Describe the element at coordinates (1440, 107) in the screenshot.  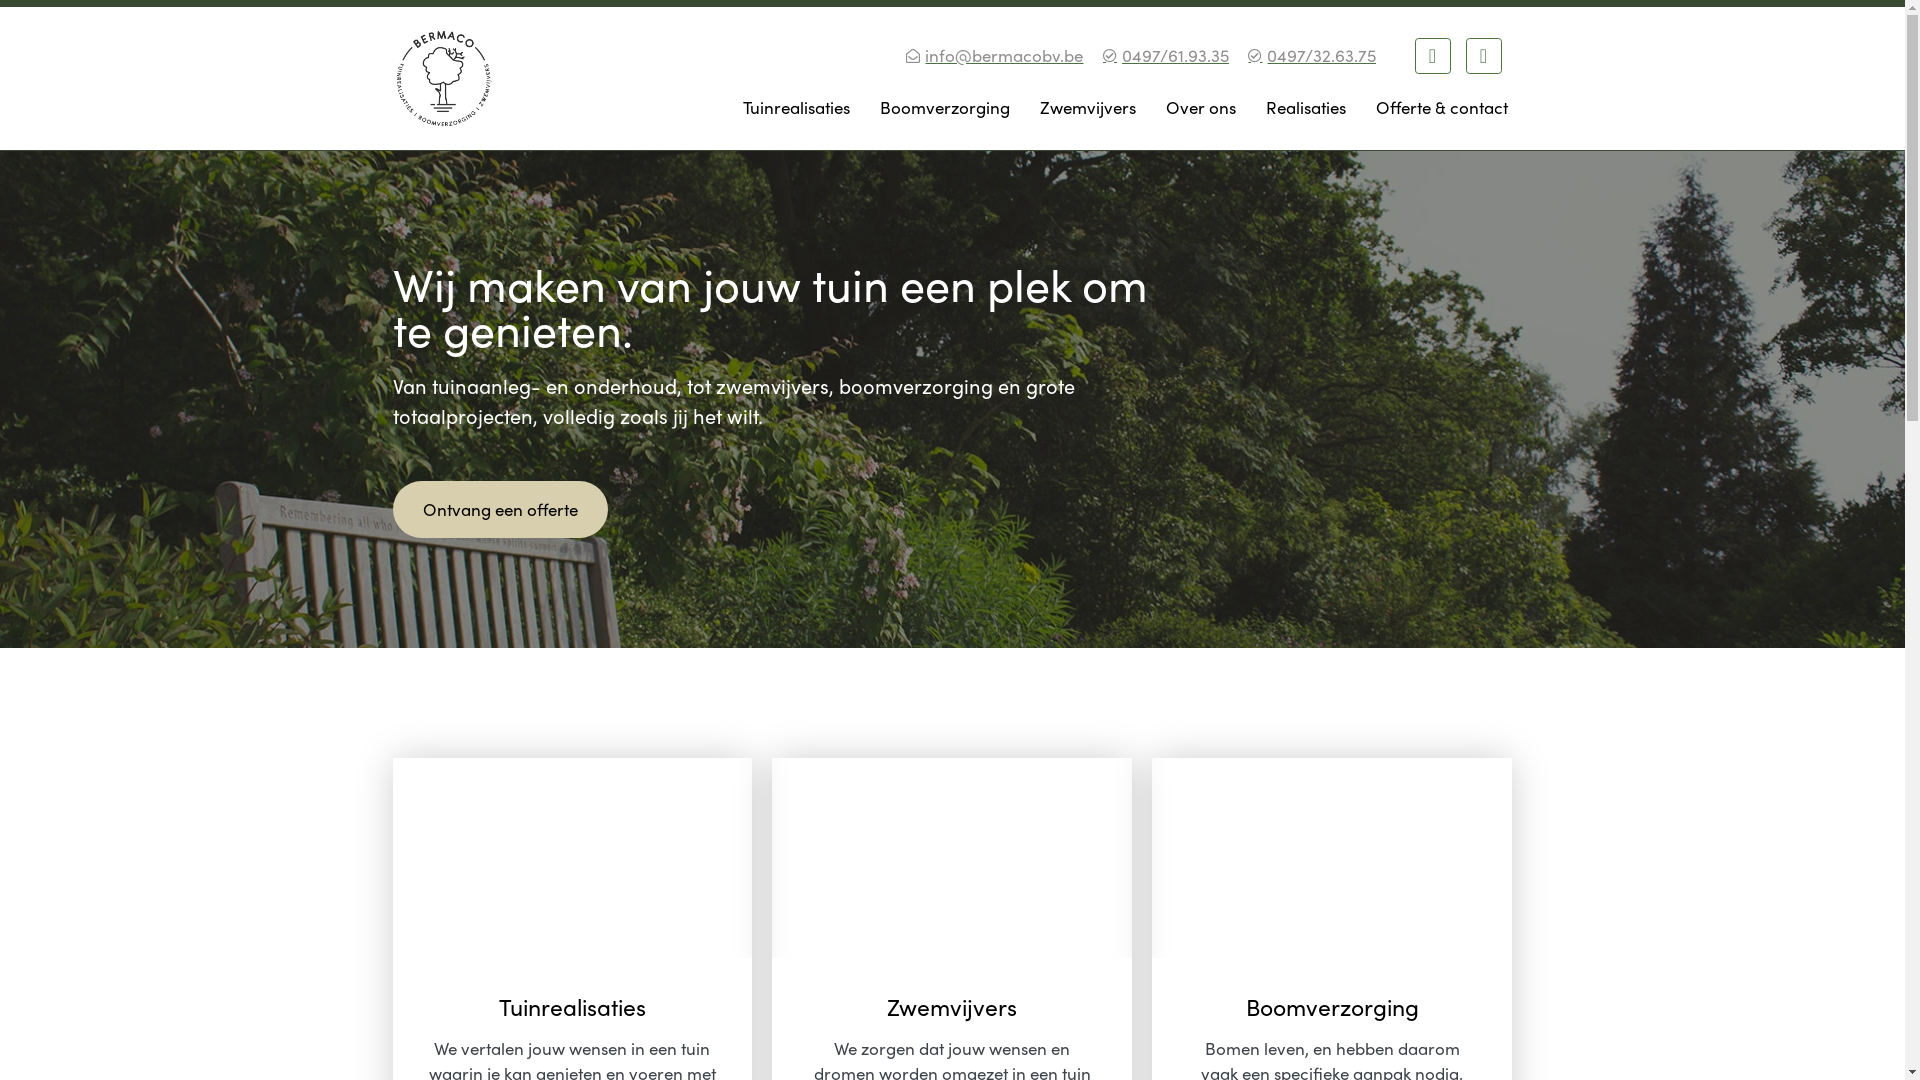
I see `'Offerte & contact'` at that location.